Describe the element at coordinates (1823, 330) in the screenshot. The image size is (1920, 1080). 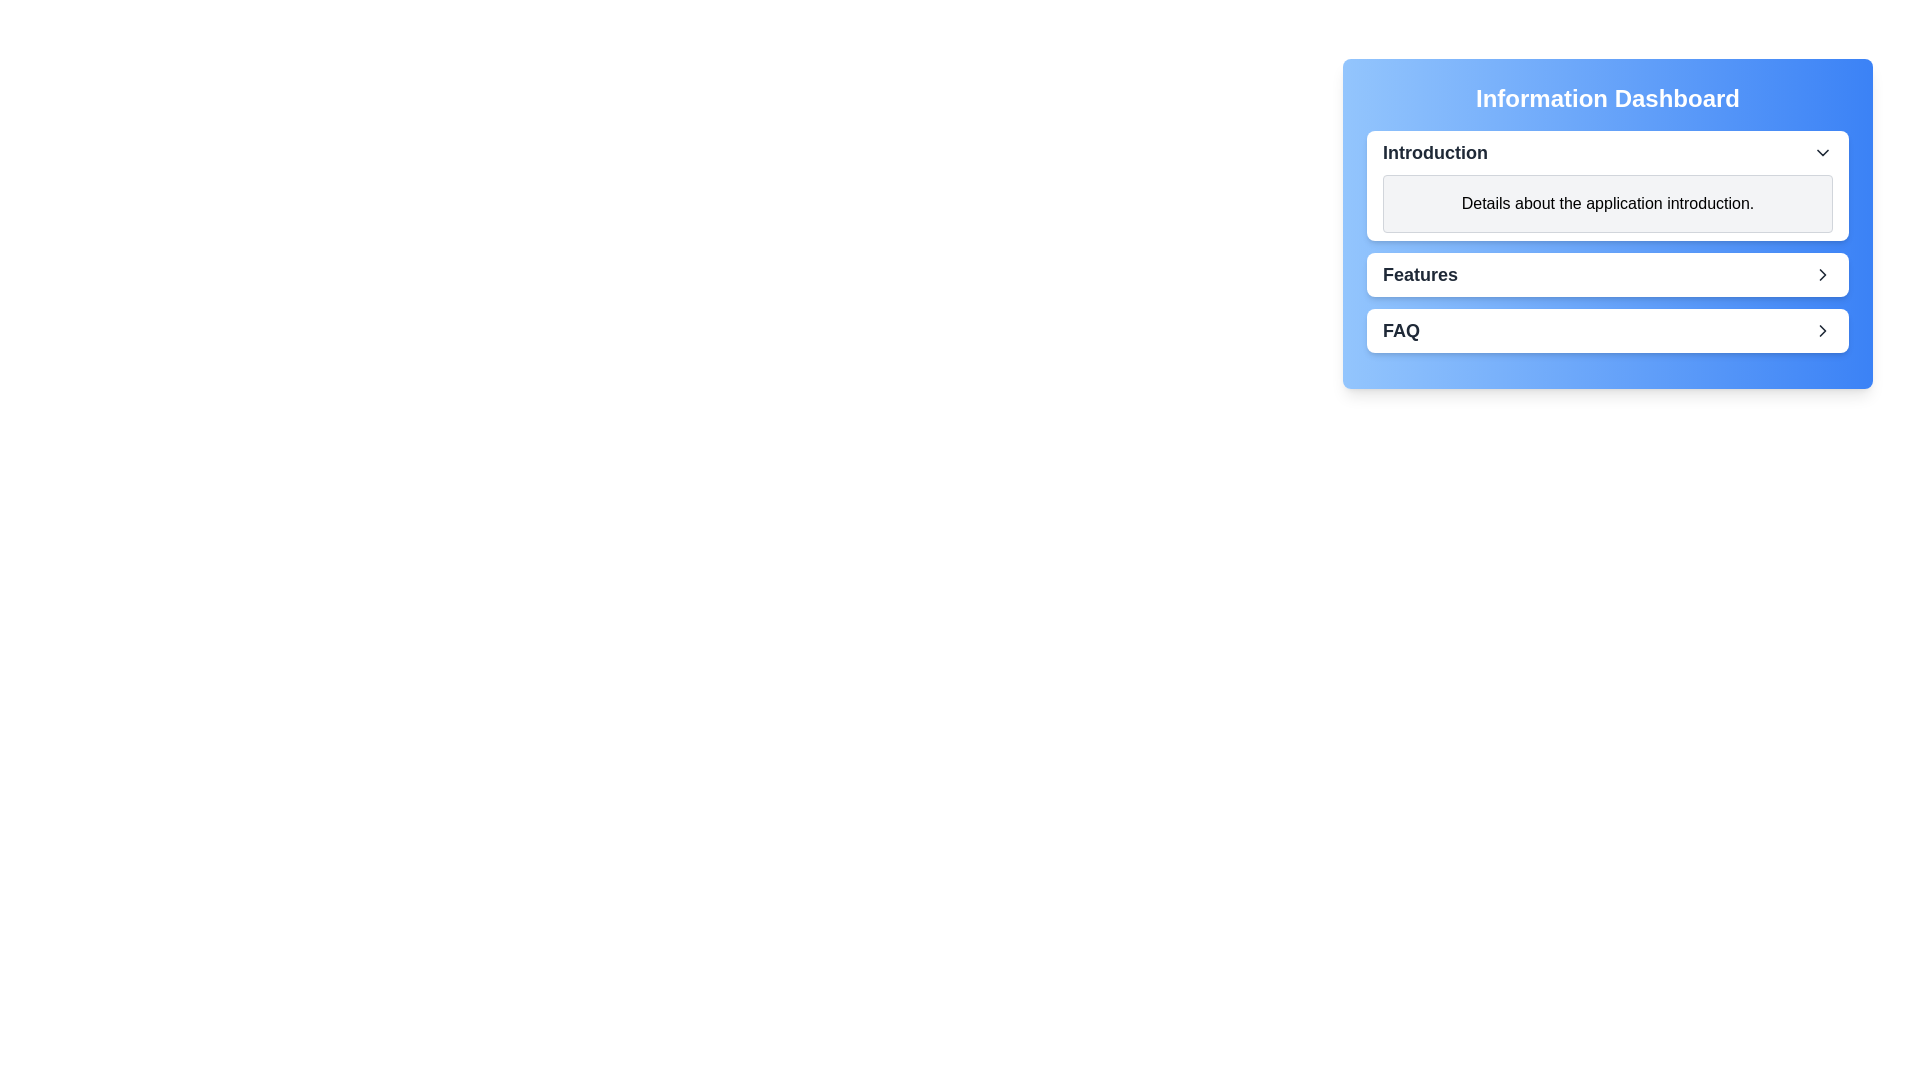
I see `the right chevron icon adjacent to the 'FAQ' text` at that location.